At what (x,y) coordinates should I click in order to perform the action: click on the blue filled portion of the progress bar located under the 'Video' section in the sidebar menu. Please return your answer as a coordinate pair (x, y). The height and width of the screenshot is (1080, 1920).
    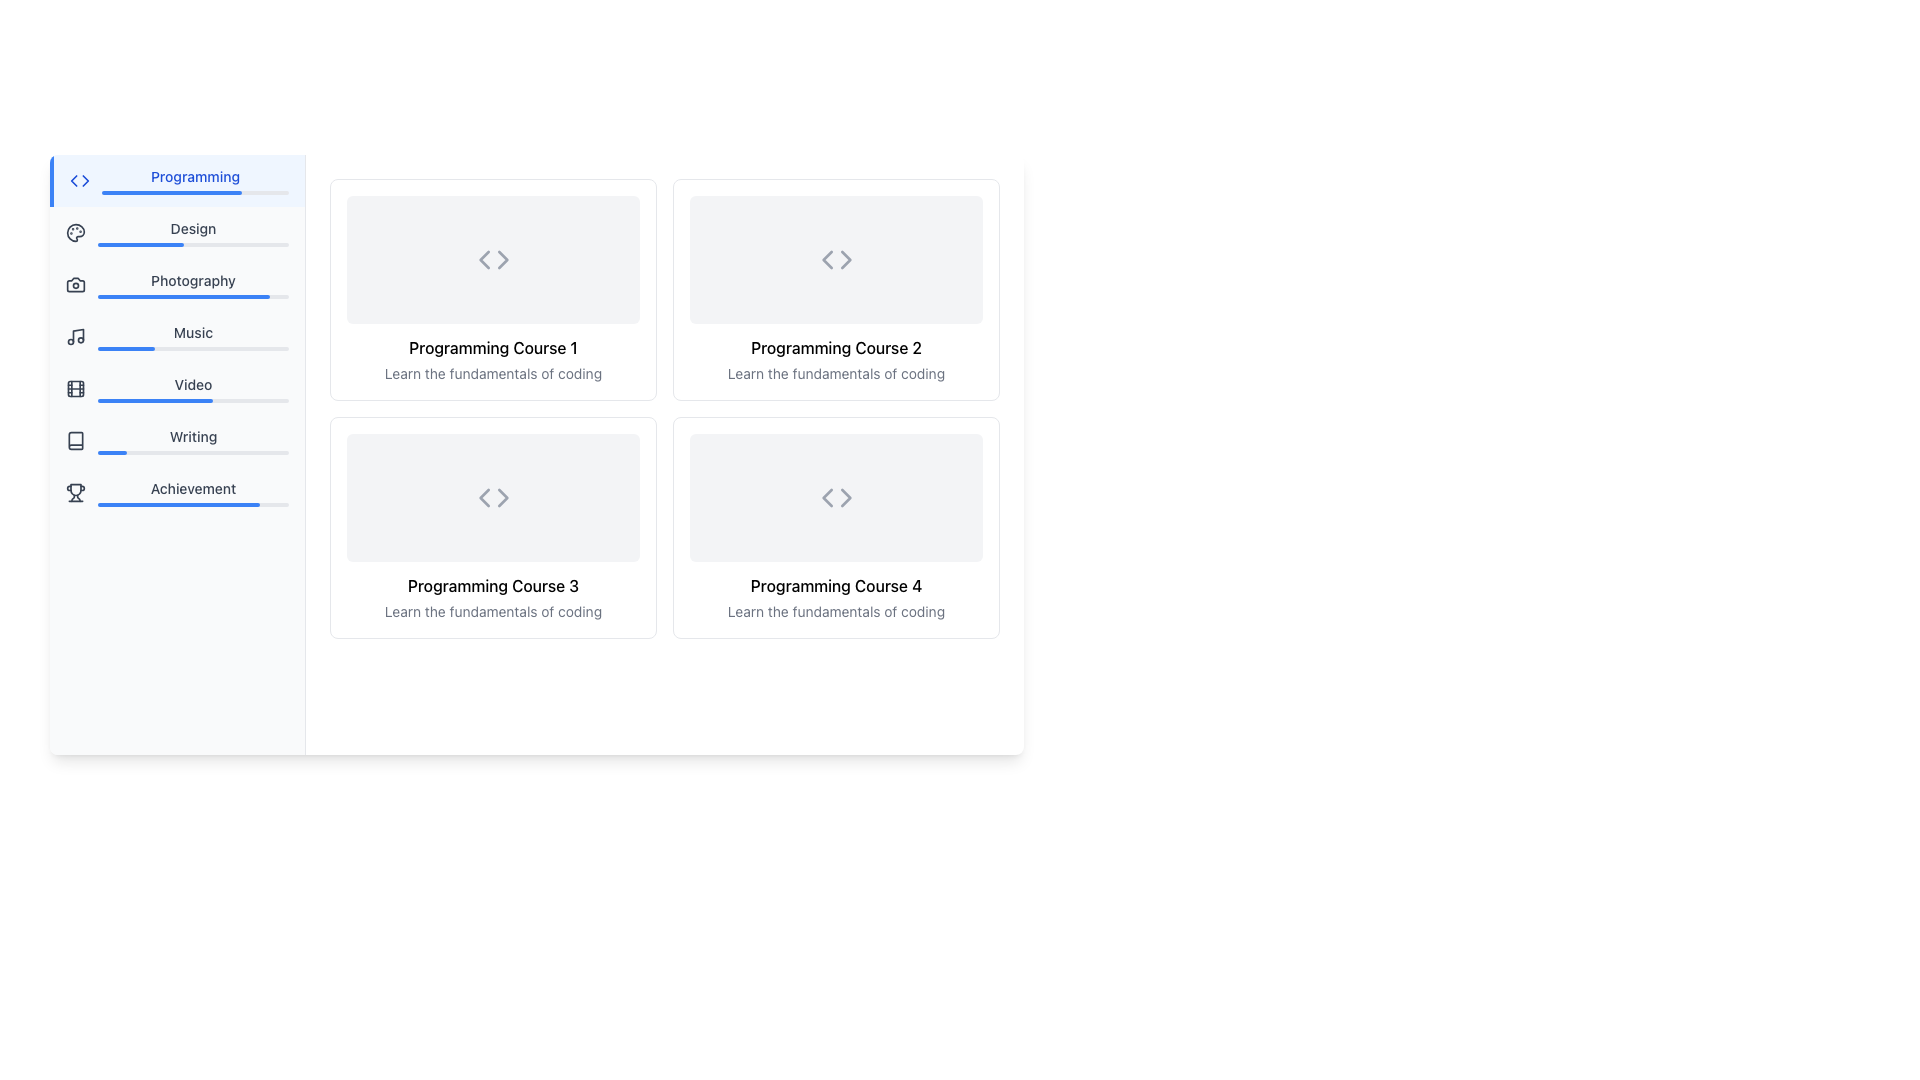
    Looking at the image, I should click on (154, 401).